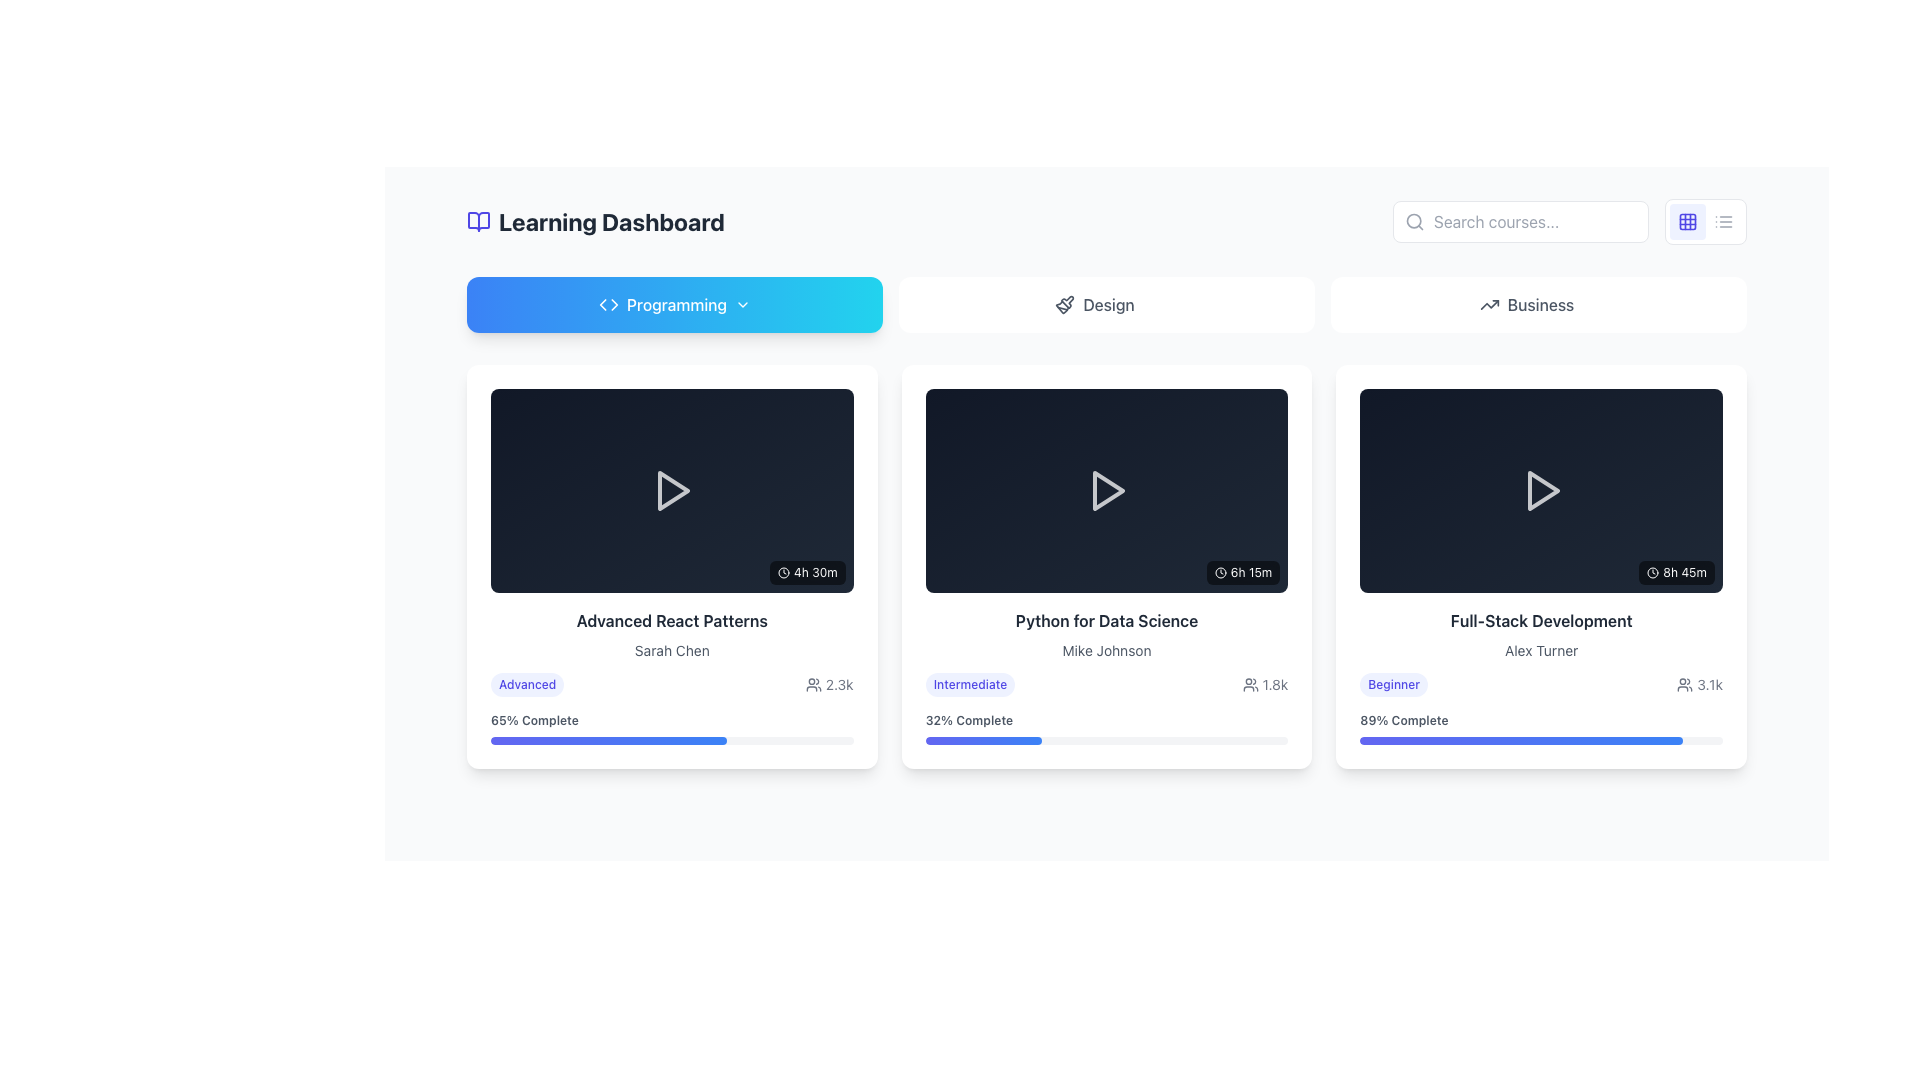  I want to click on the paintbrush icon located in the center of the top navigation menu, positioned between the 'Programming' and 'Business' sections, so click(1066, 302).